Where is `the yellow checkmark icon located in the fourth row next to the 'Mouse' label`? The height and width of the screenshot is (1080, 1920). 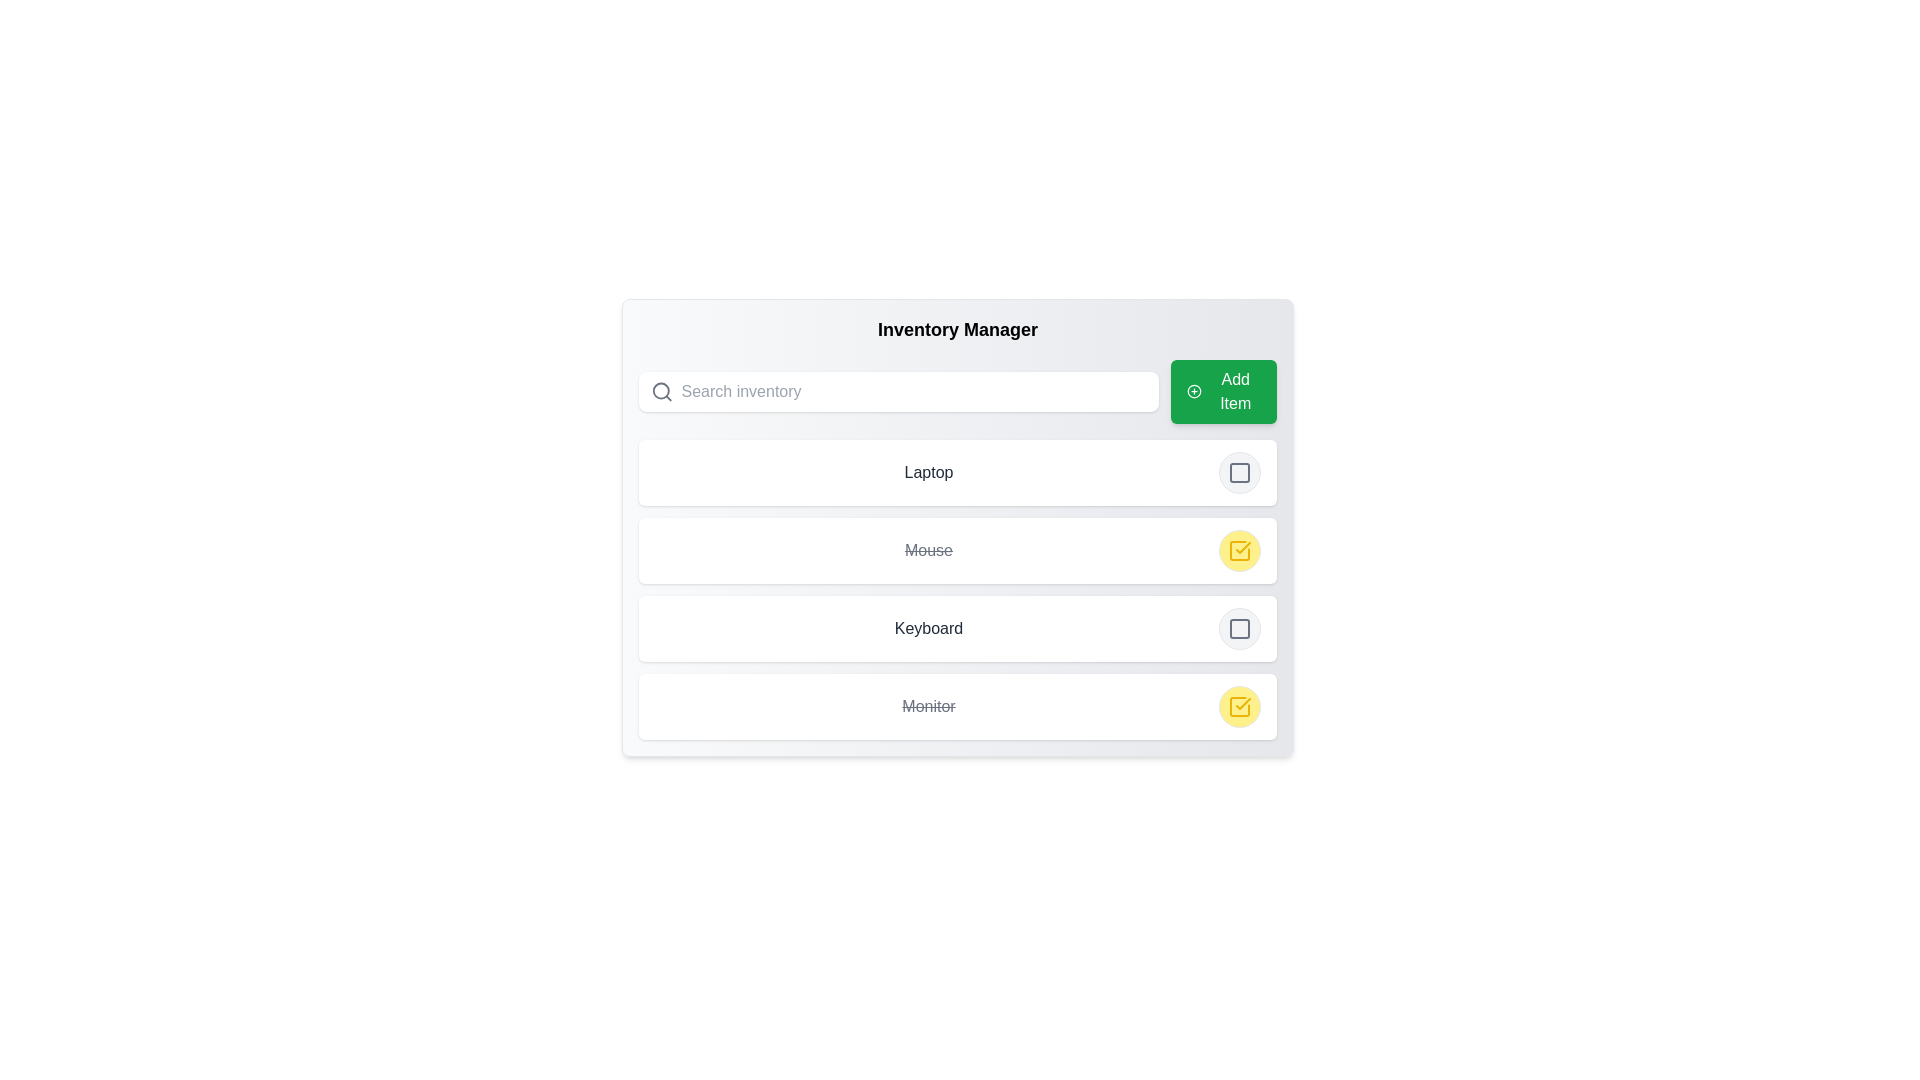
the yellow checkmark icon located in the fourth row next to the 'Mouse' label is located at coordinates (1238, 551).